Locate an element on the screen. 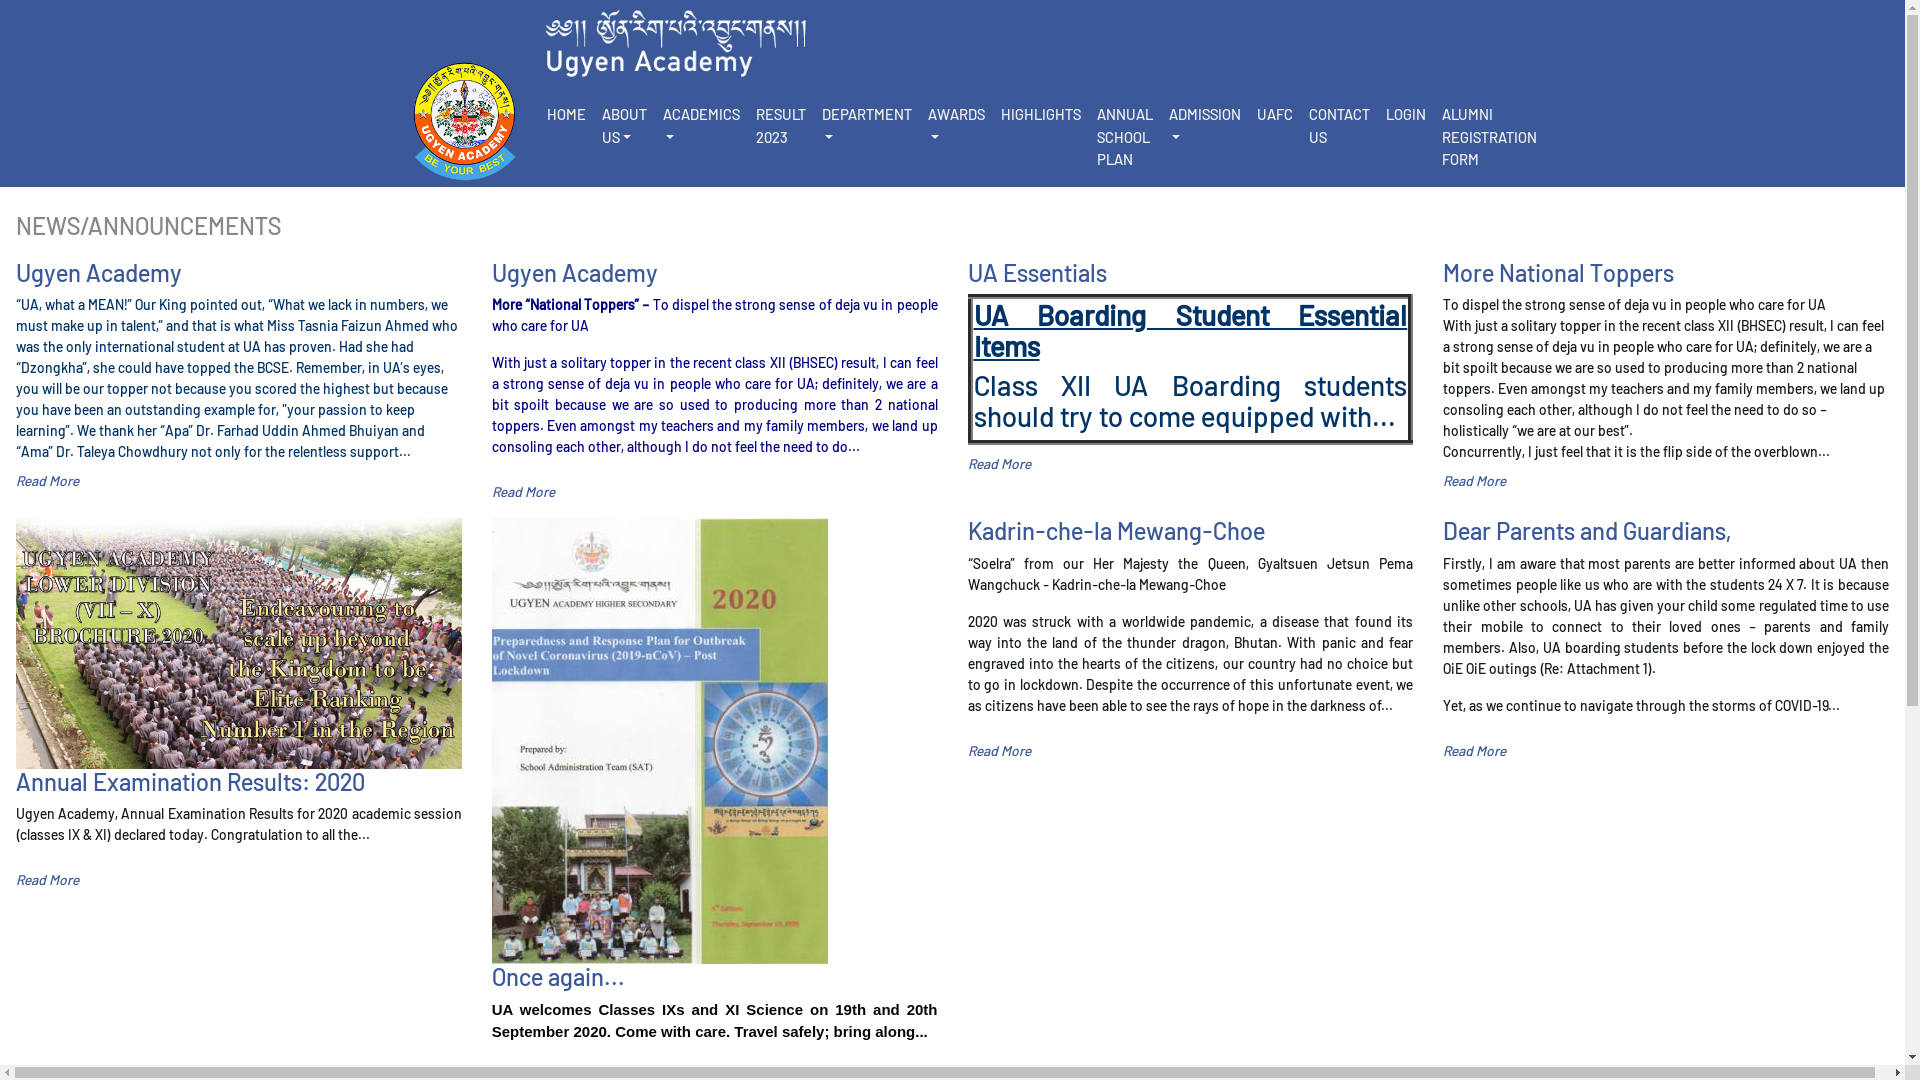 Image resolution: width=1920 pixels, height=1080 pixels. 'DEPARTMENT' is located at coordinates (814, 125).